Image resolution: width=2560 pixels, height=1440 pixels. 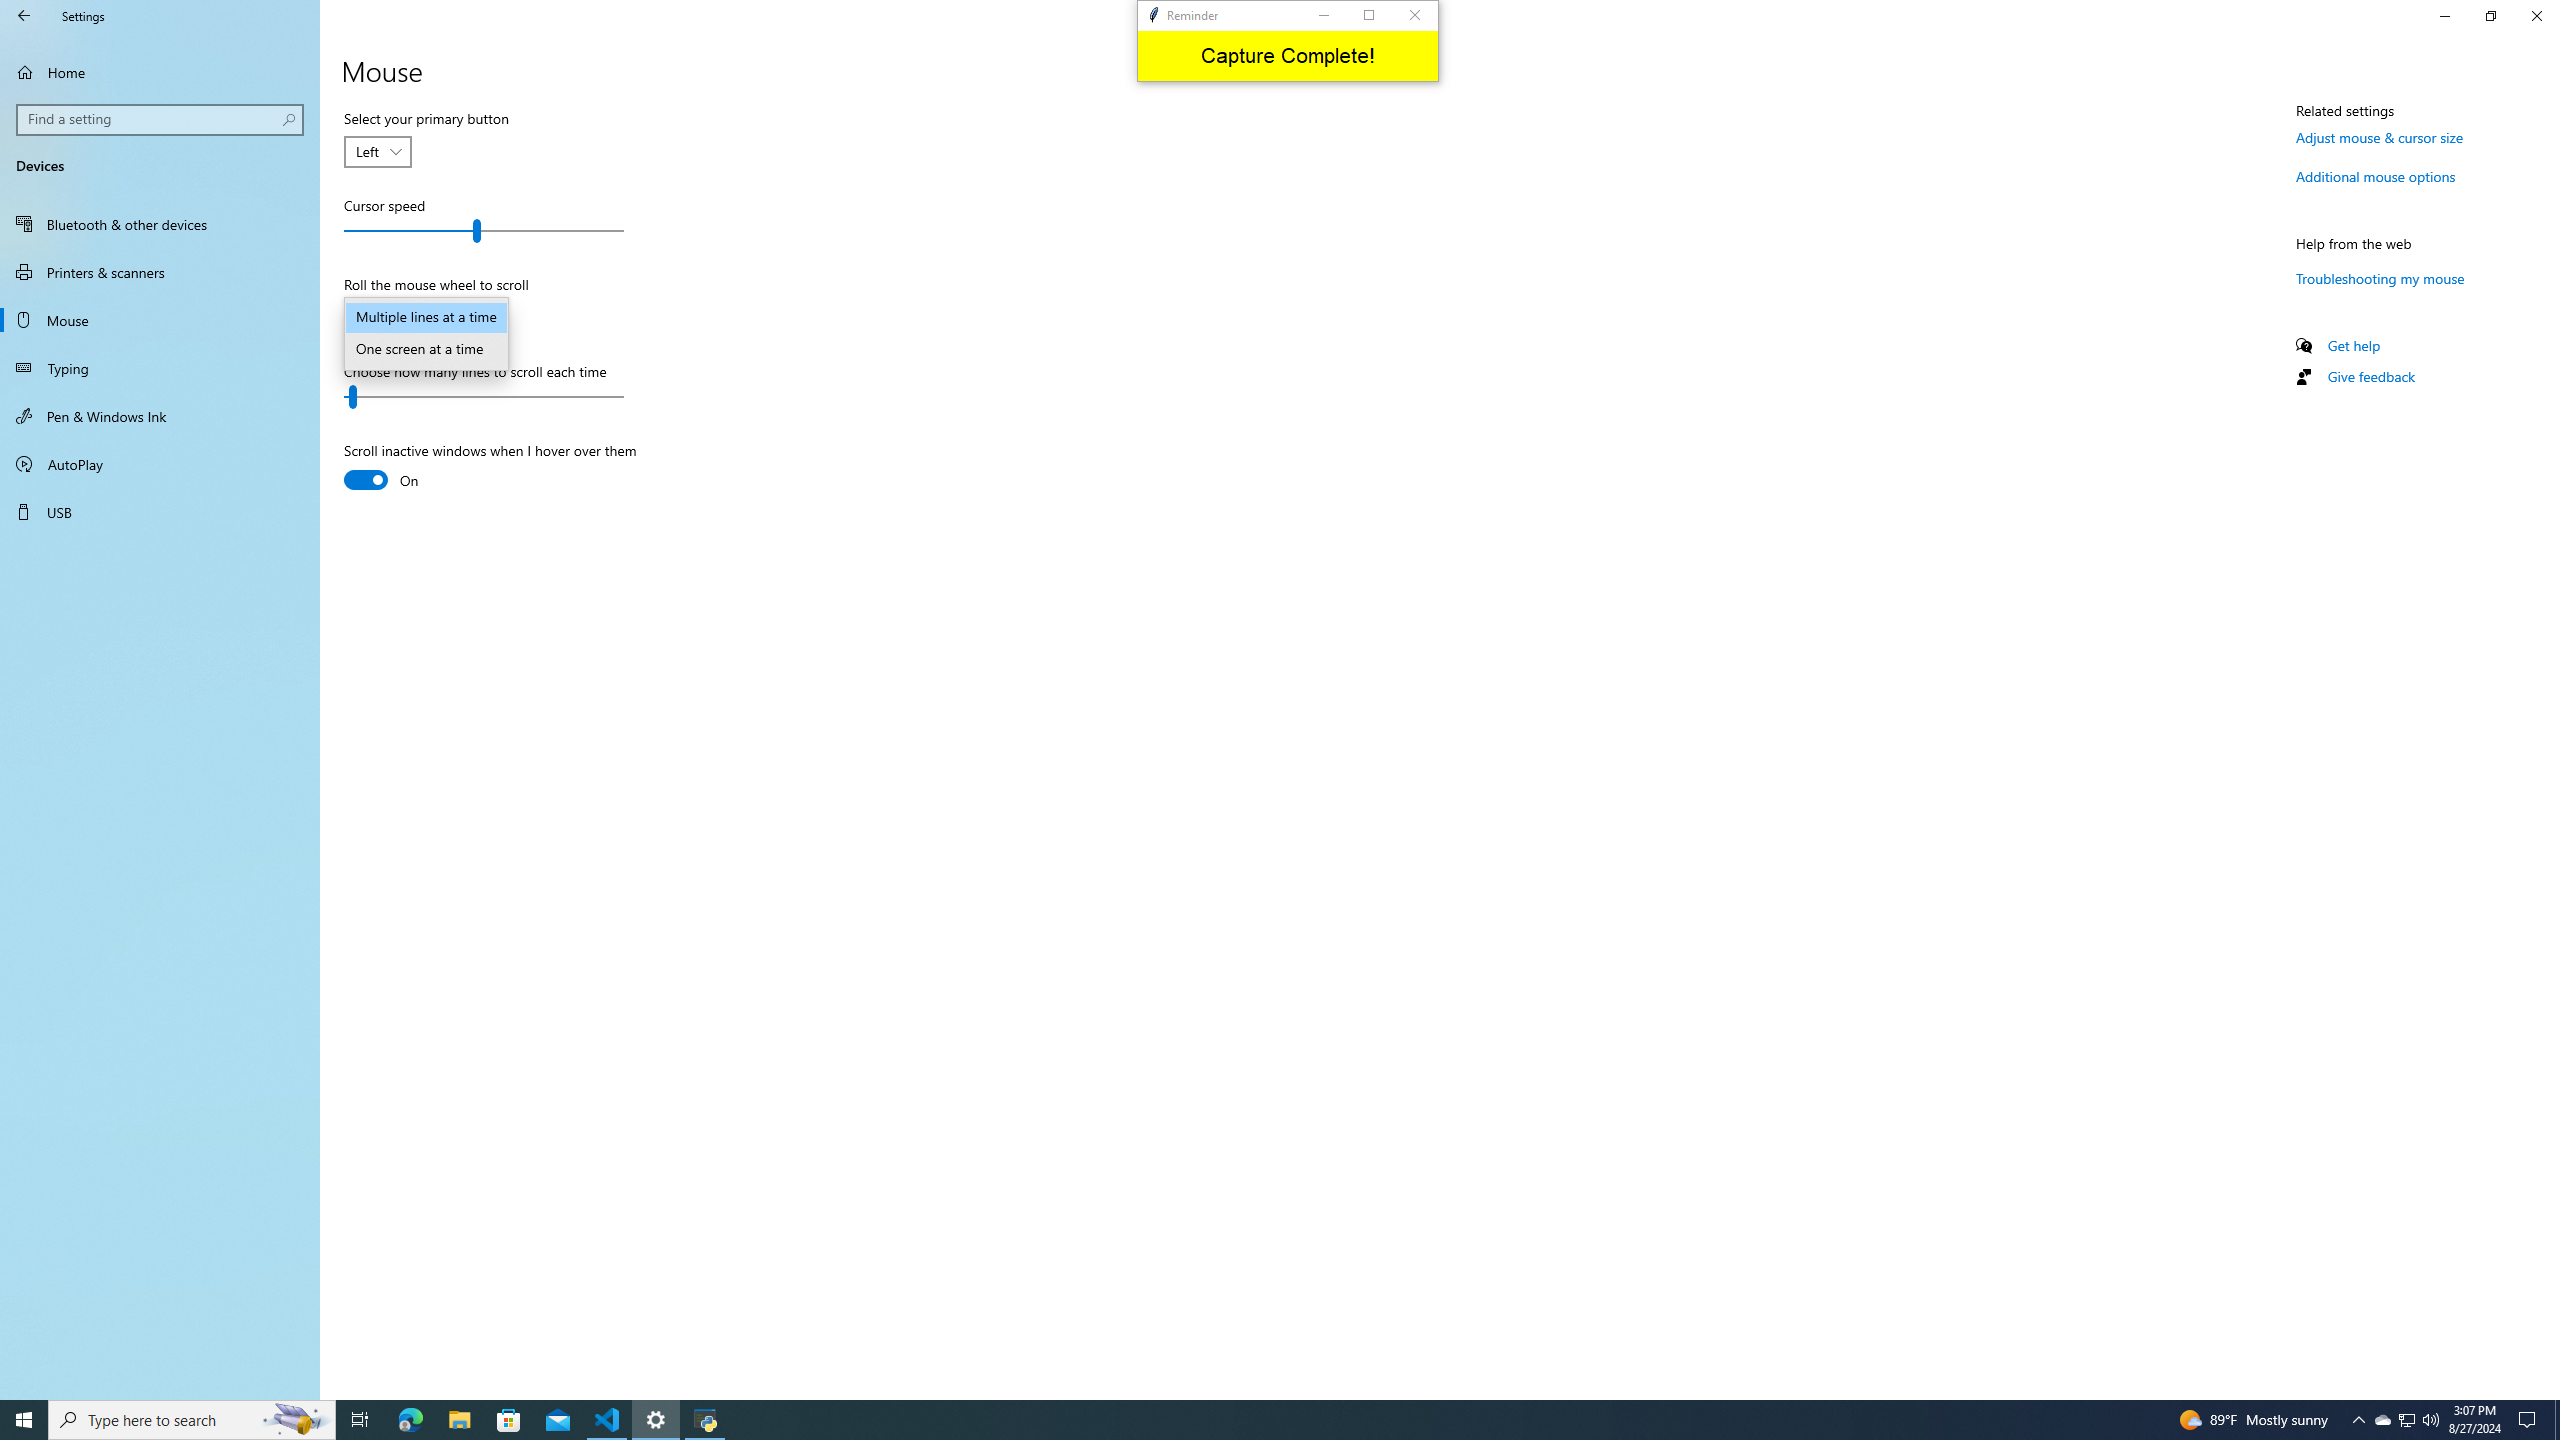 What do you see at coordinates (482, 230) in the screenshot?
I see `'Cursor speed'` at bounding box center [482, 230].